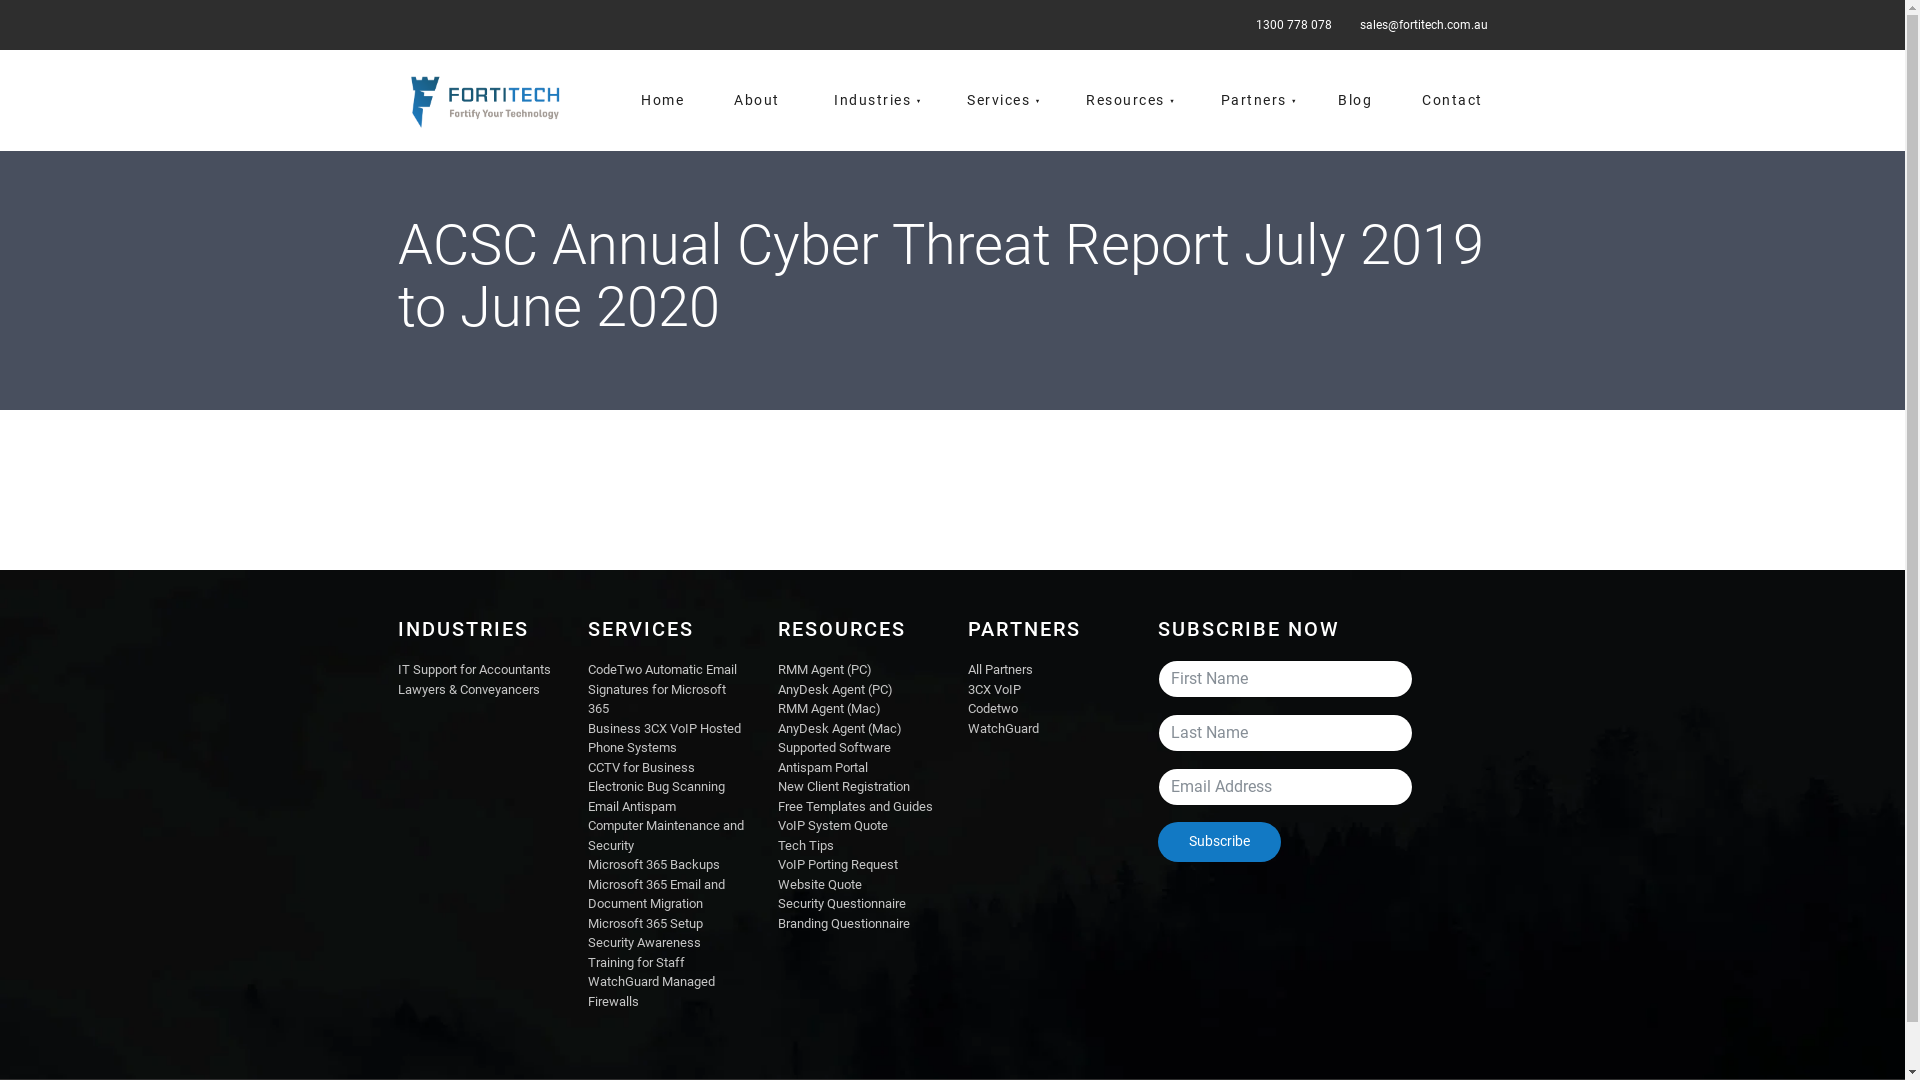  What do you see at coordinates (587, 893) in the screenshot?
I see `'Microsoft 365 Email and Document Migration'` at bounding box center [587, 893].